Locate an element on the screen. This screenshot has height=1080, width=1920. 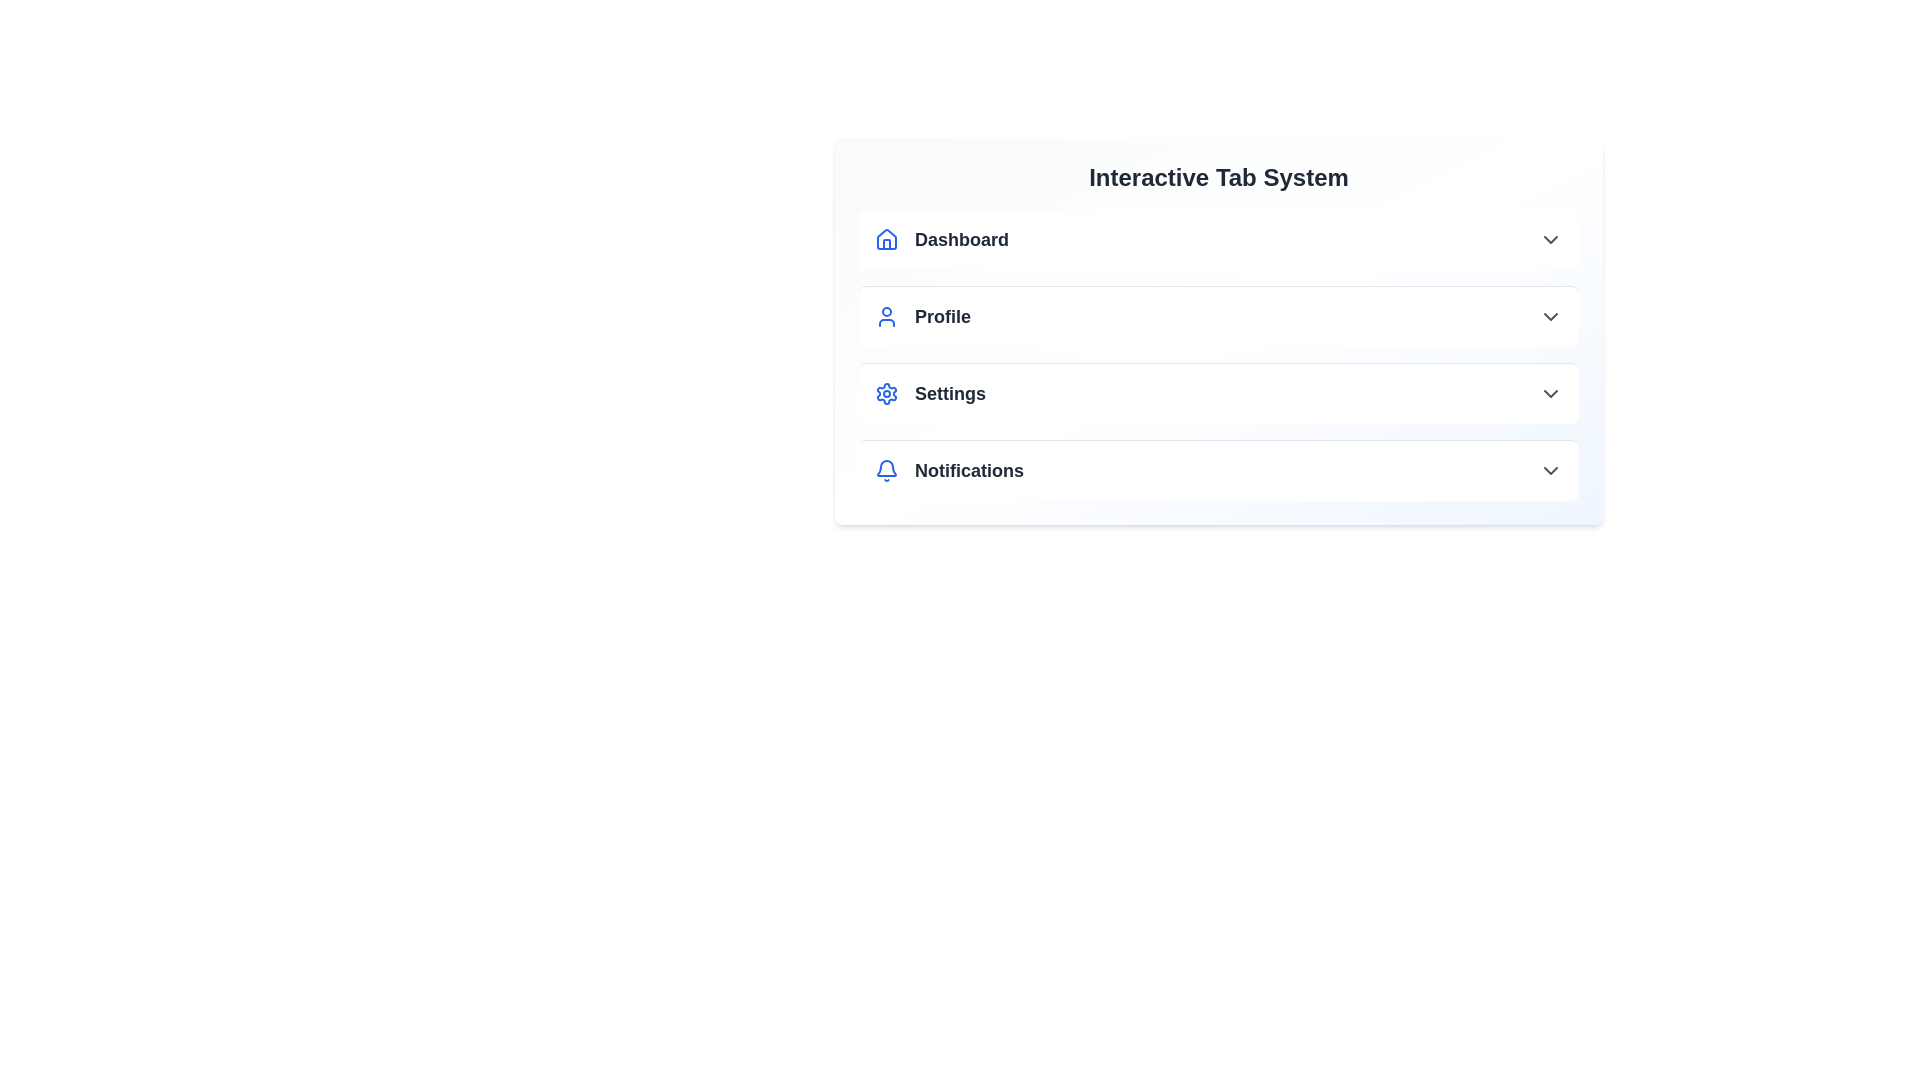
the settings button, the third item in the vertically stacked menu list, located below 'Profile' and above 'Notifications' is located at coordinates (1218, 393).